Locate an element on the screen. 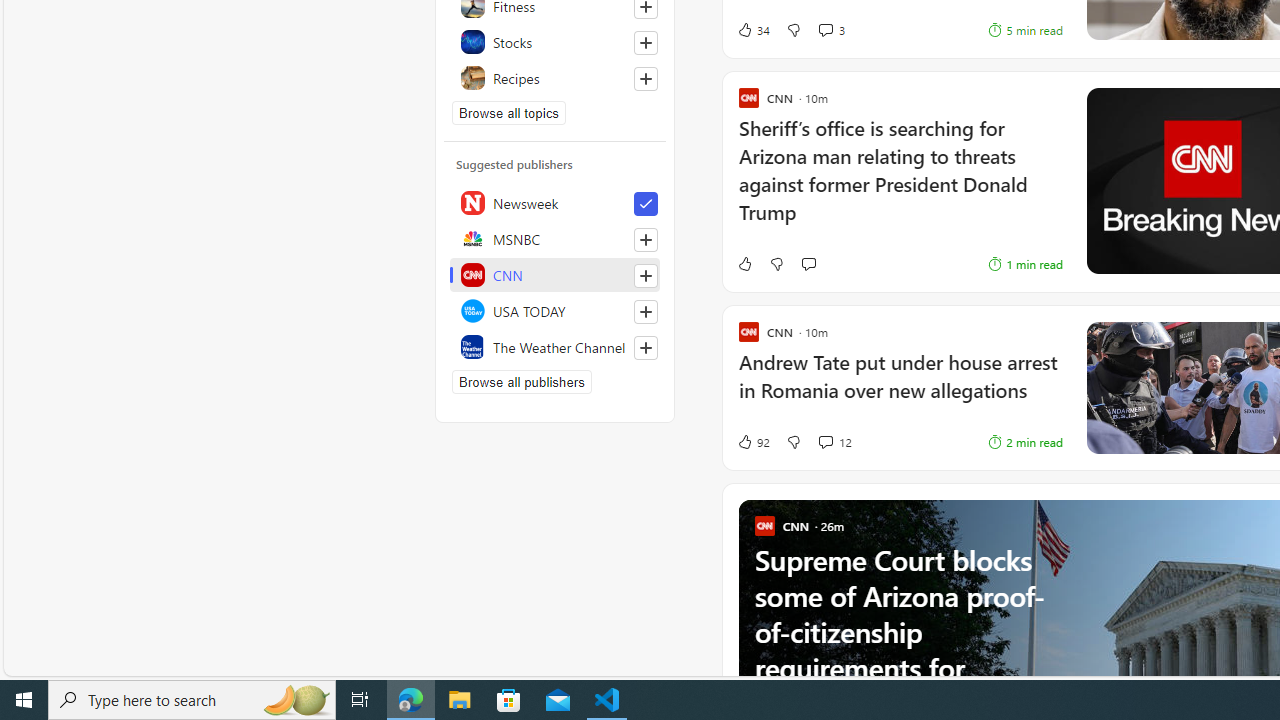 This screenshot has width=1280, height=720. 'MSNBC' is located at coordinates (555, 238).